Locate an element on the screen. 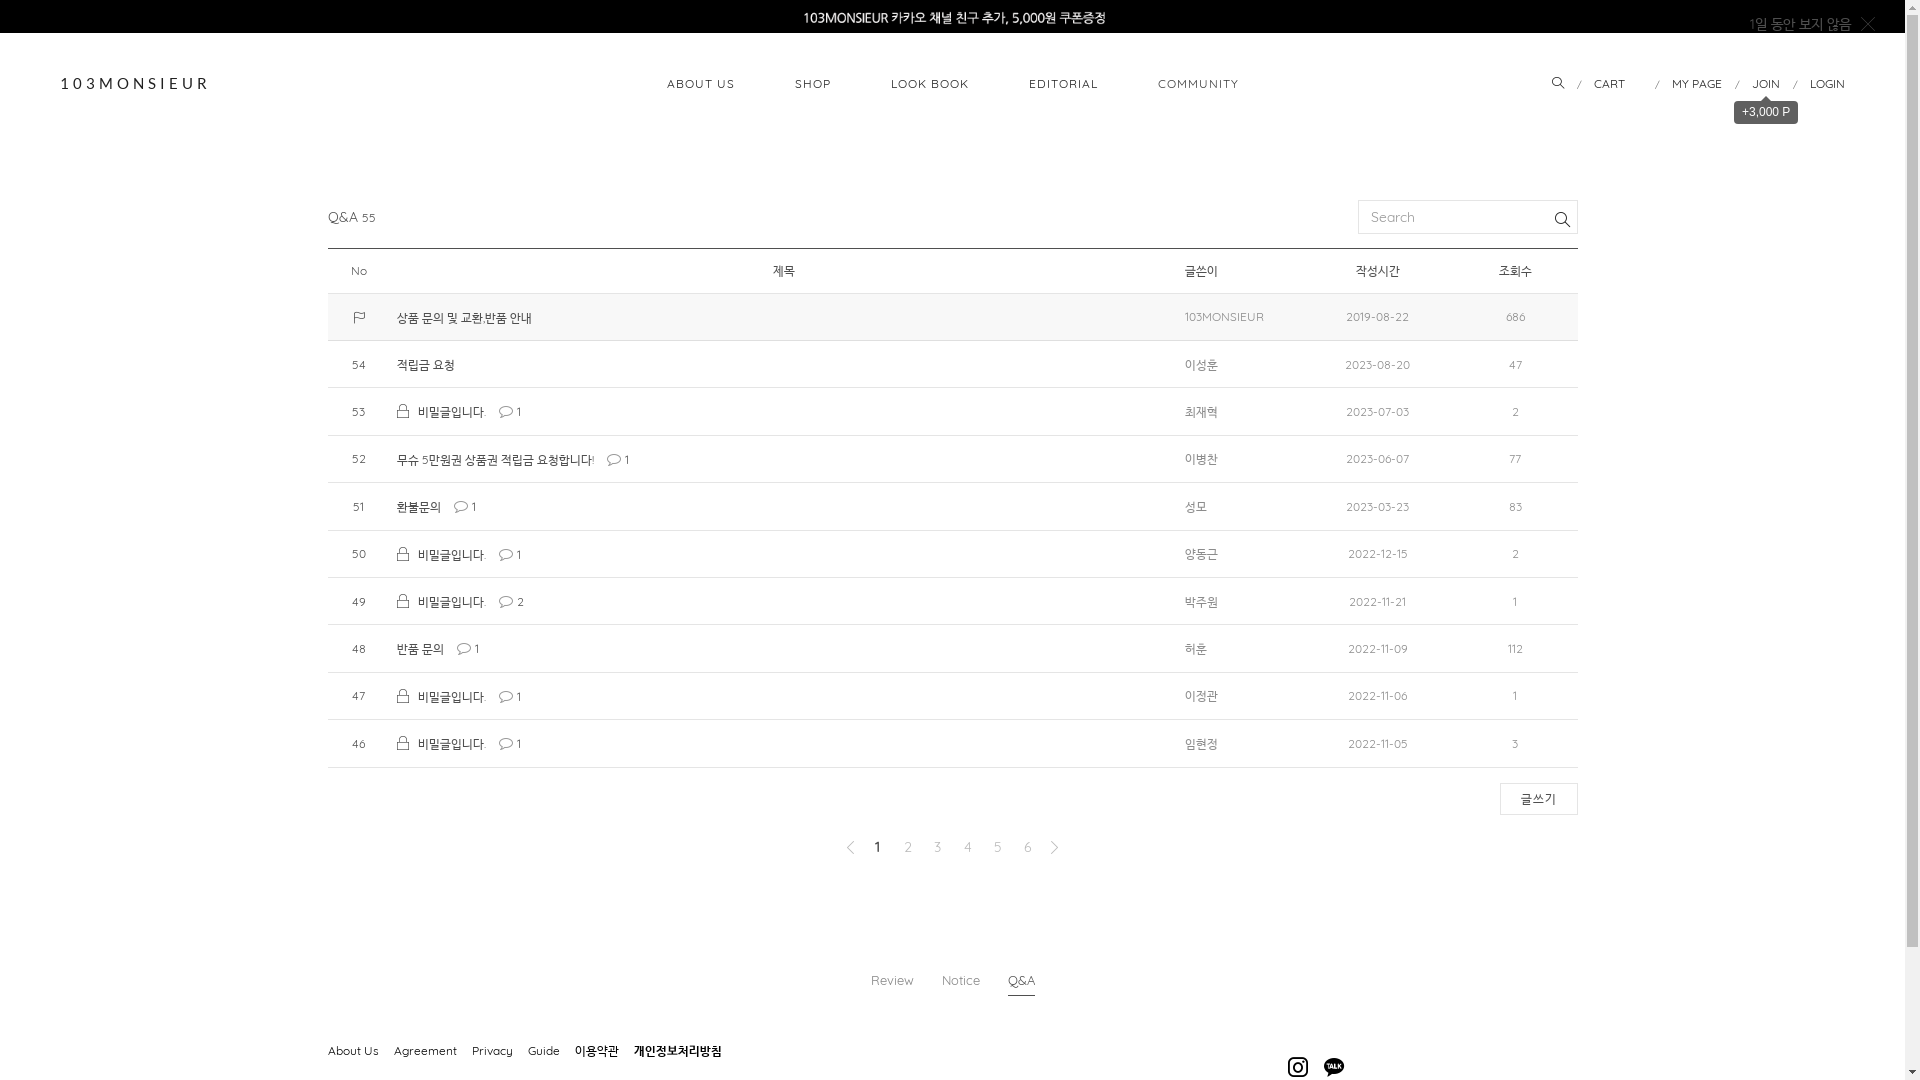  'MY PAGE' is located at coordinates (1696, 82).